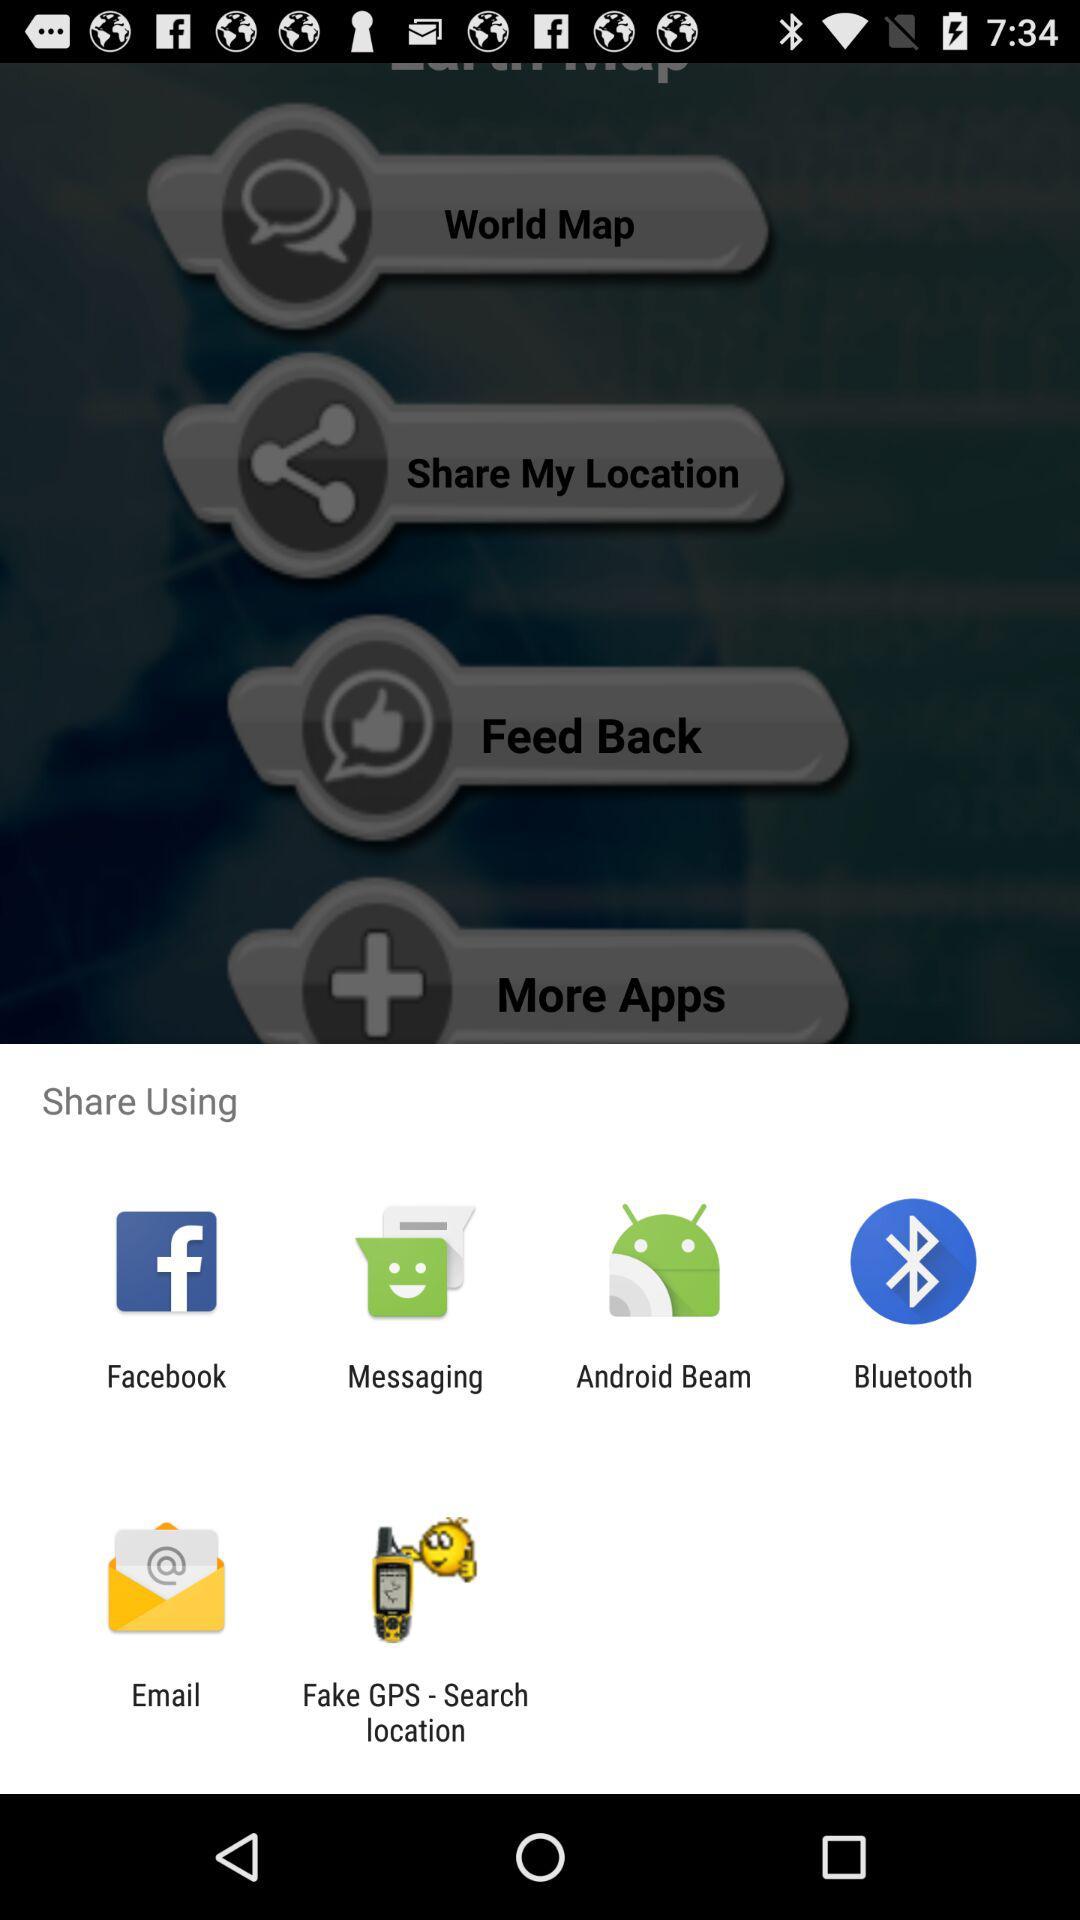  Describe the element at coordinates (414, 1392) in the screenshot. I see `messaging app` at that location.